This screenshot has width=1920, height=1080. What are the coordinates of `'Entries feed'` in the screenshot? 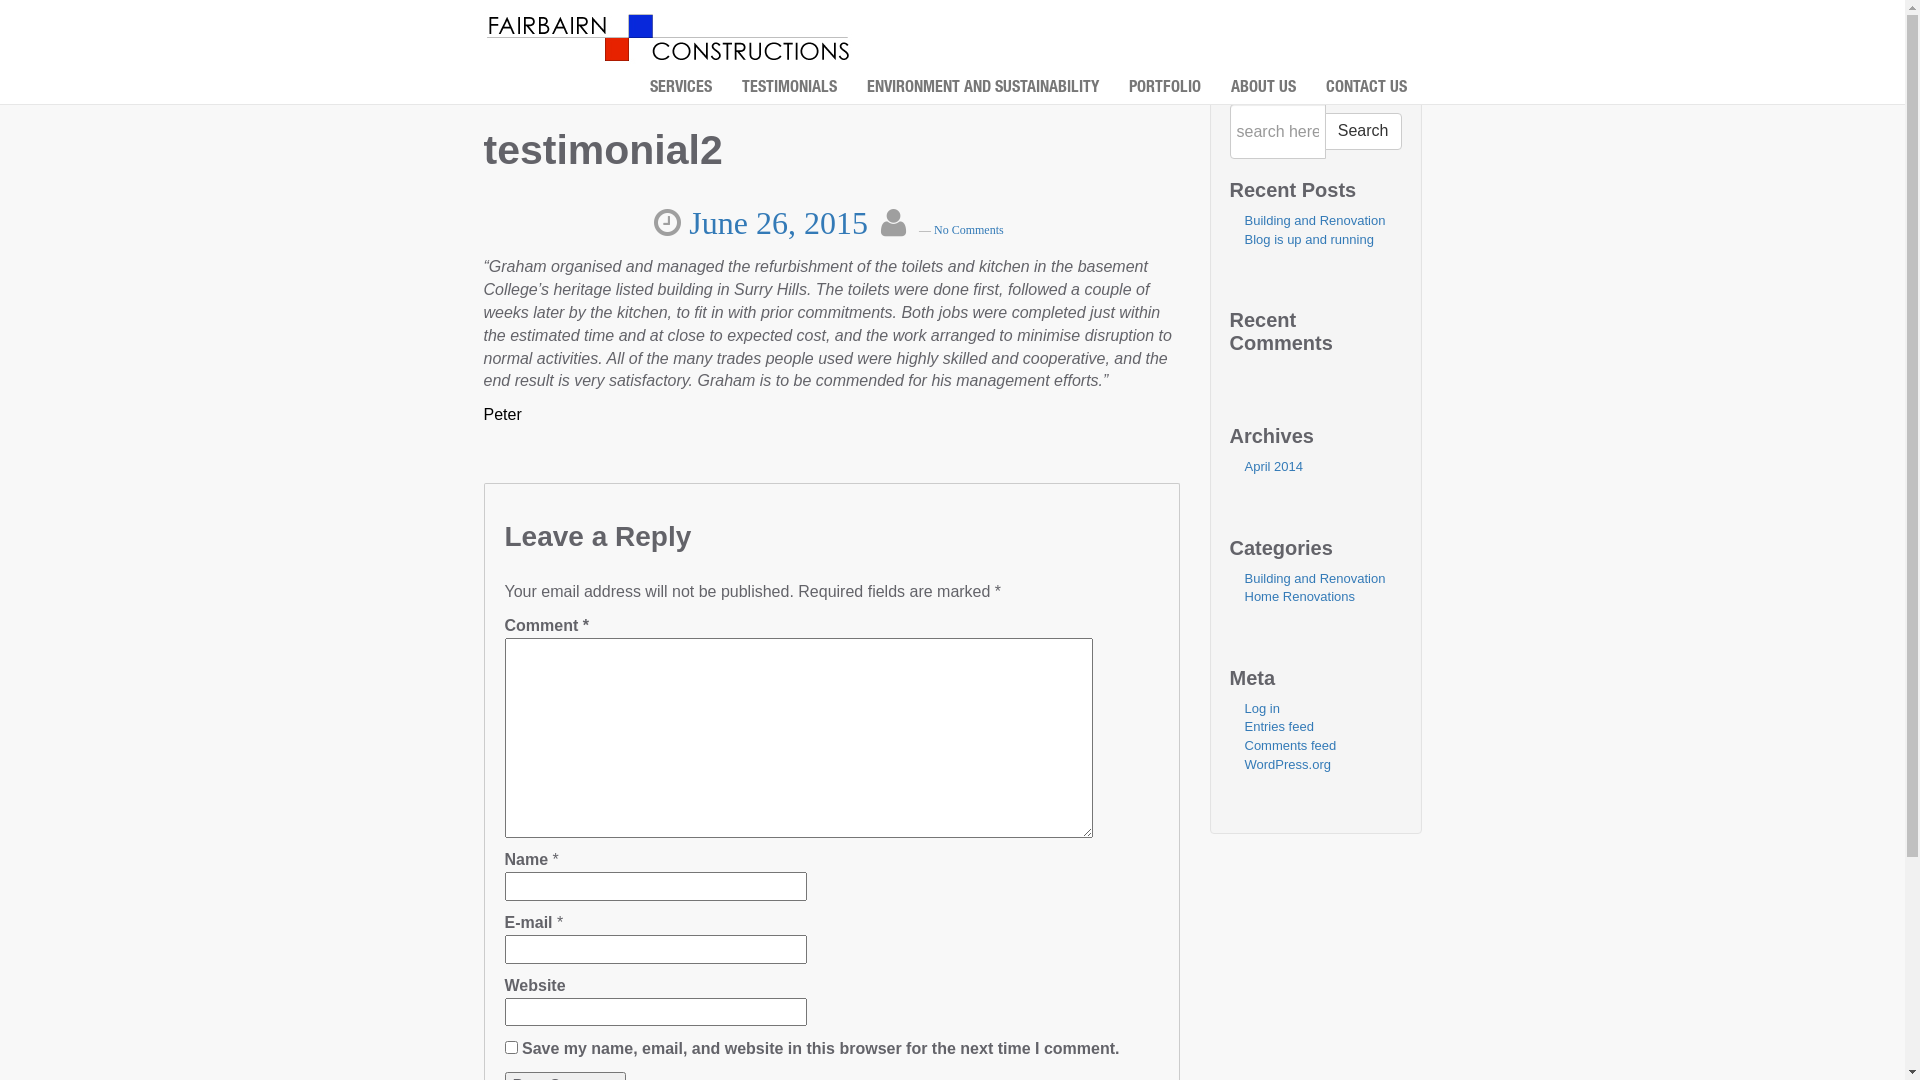 It's located at (1277, 726).